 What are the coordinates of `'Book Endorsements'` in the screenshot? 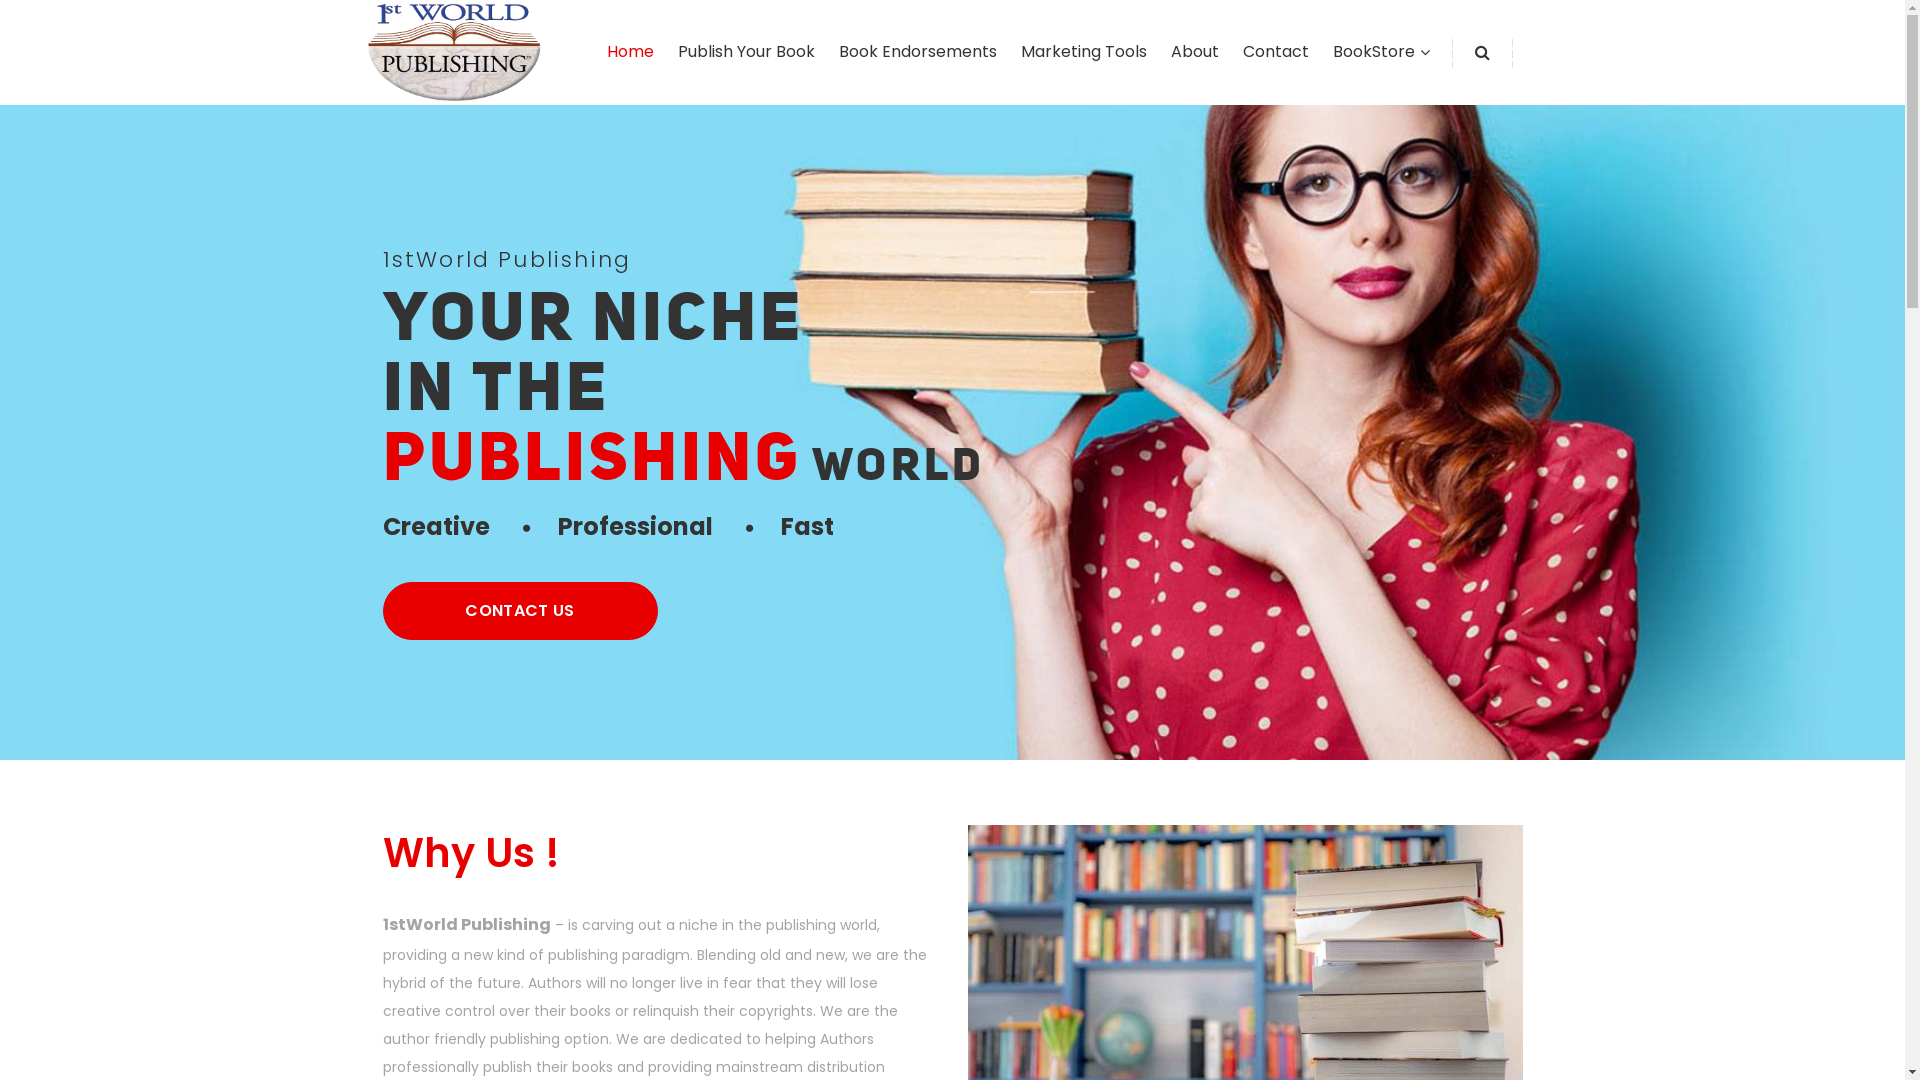 It's located at (915, 50).